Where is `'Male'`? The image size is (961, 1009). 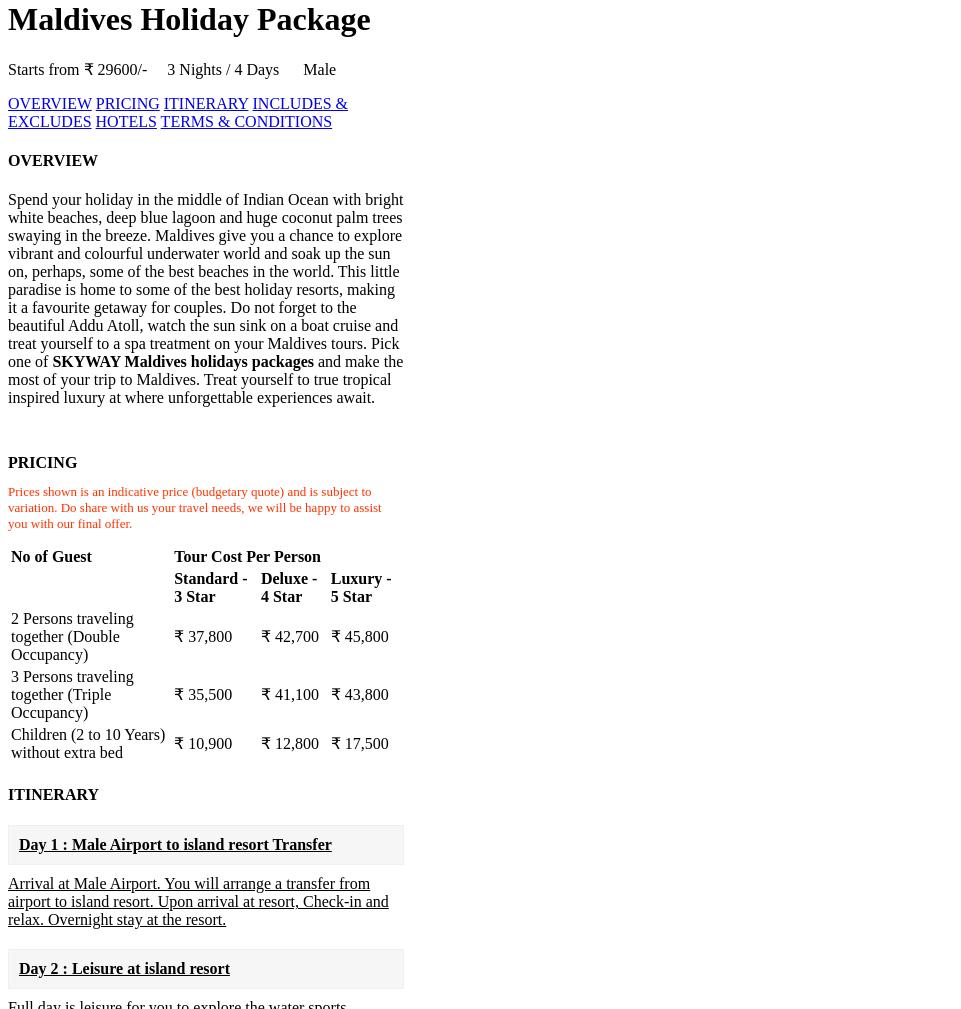
'Male' is located at coordinates (319, 67).